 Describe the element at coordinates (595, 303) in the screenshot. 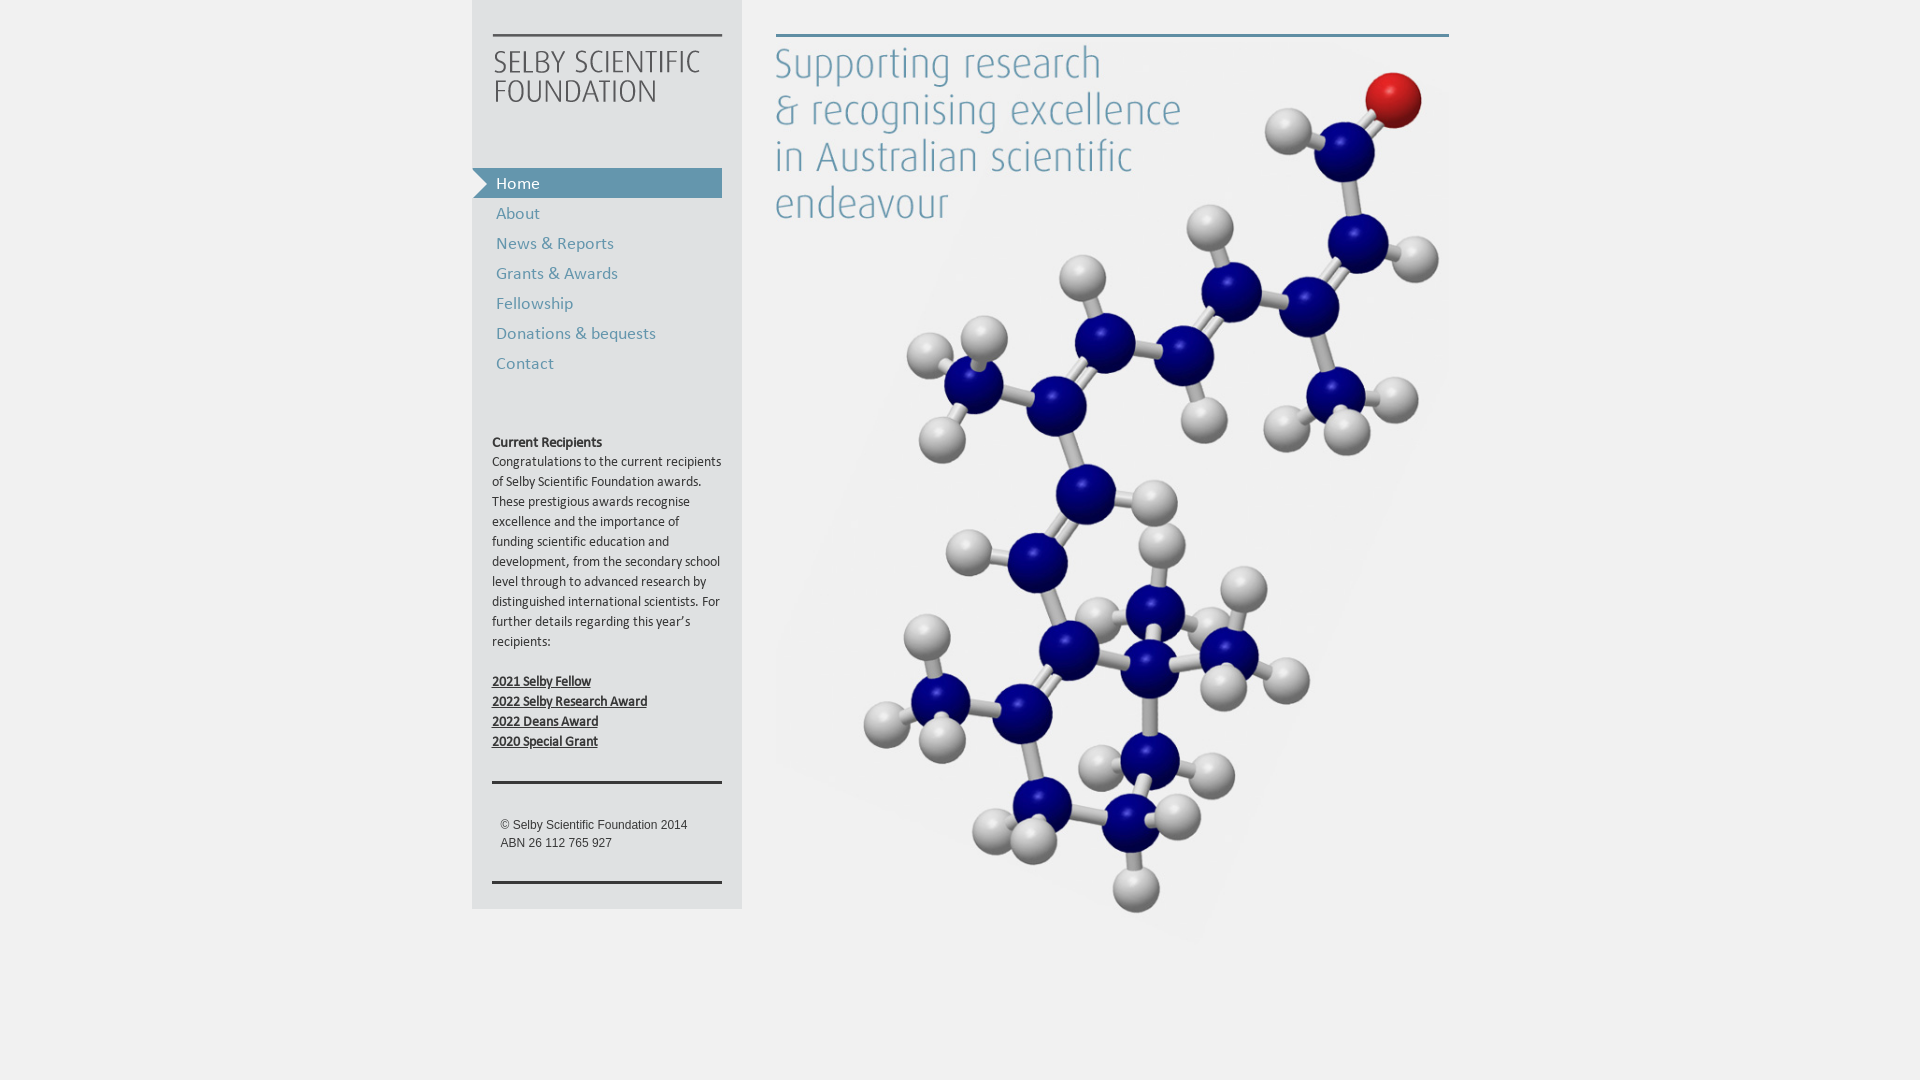

I see `'Fellowship'` at that location.